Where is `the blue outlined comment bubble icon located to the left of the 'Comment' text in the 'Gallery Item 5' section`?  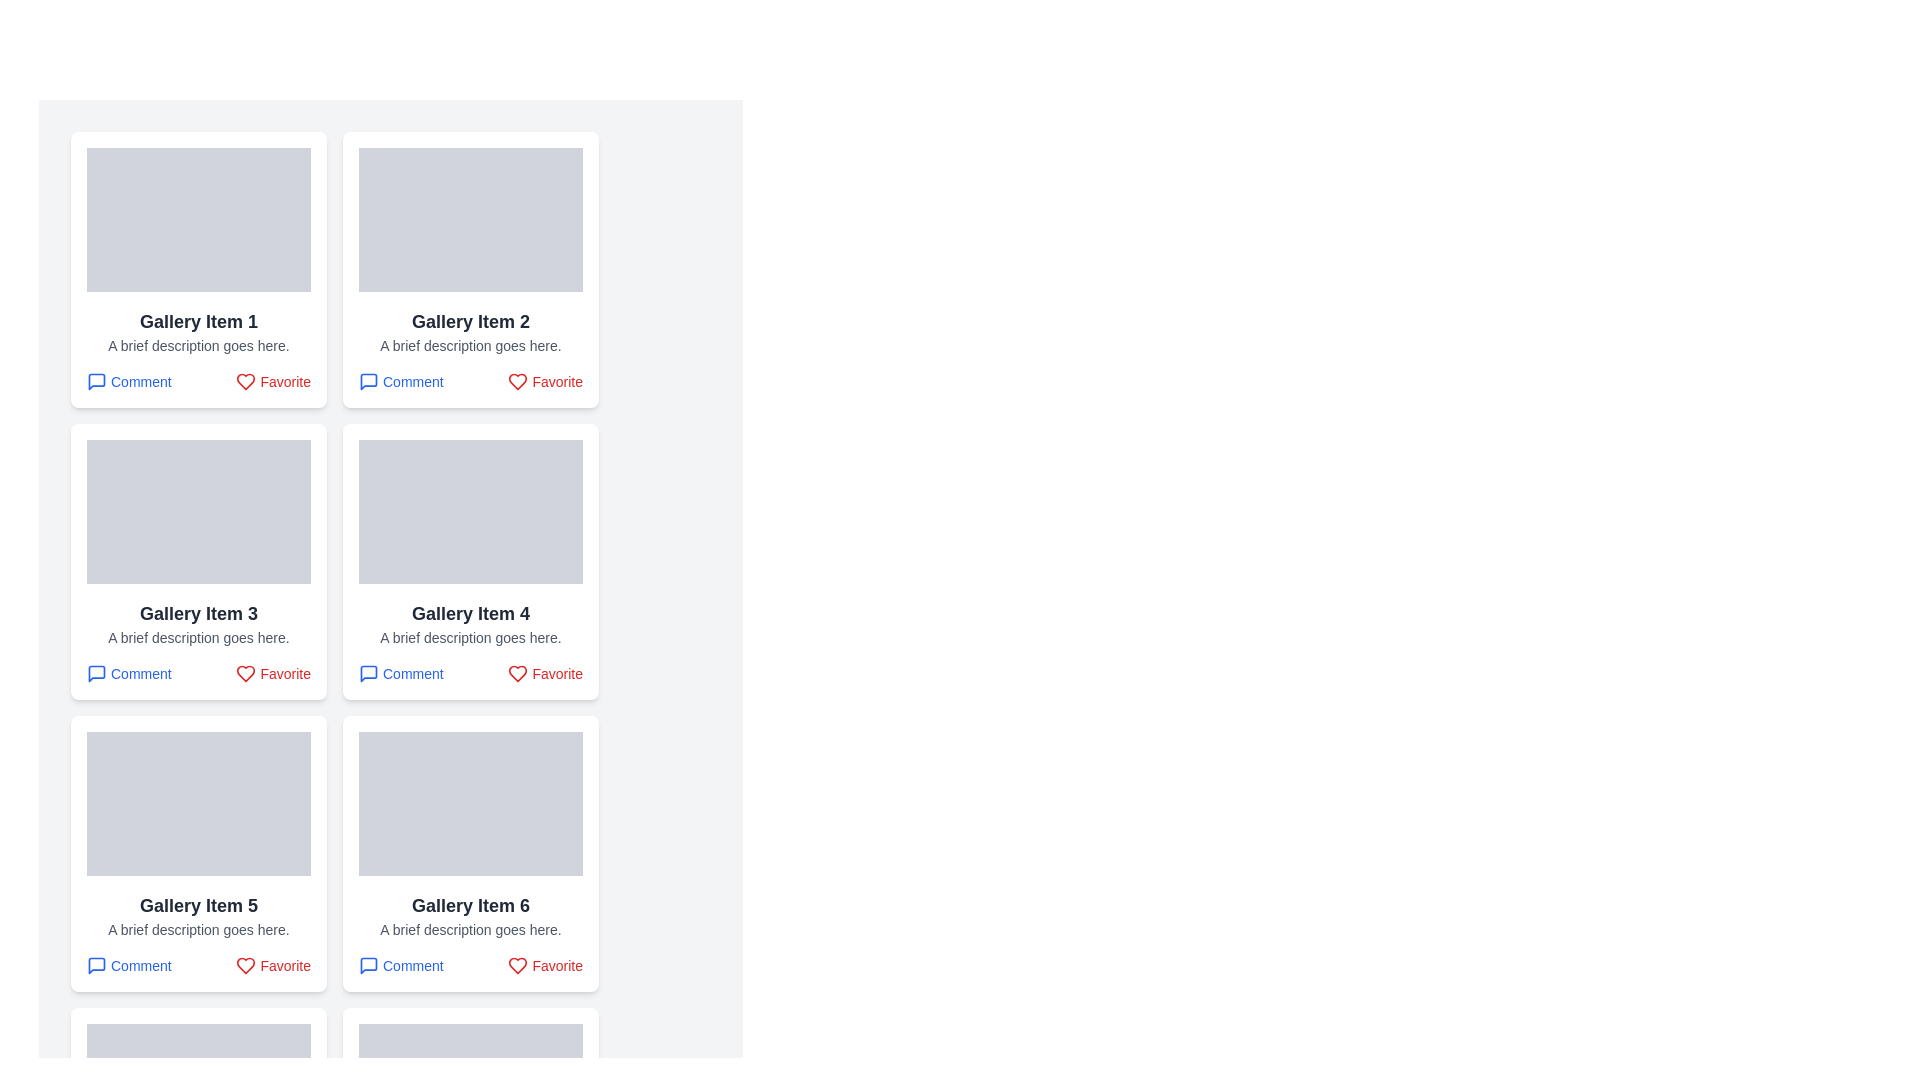
the blue outlined comment bubble icon located to the left of the 'Comment' text in the 'Gallery Item 5' section is located at coordinates (95, 964).